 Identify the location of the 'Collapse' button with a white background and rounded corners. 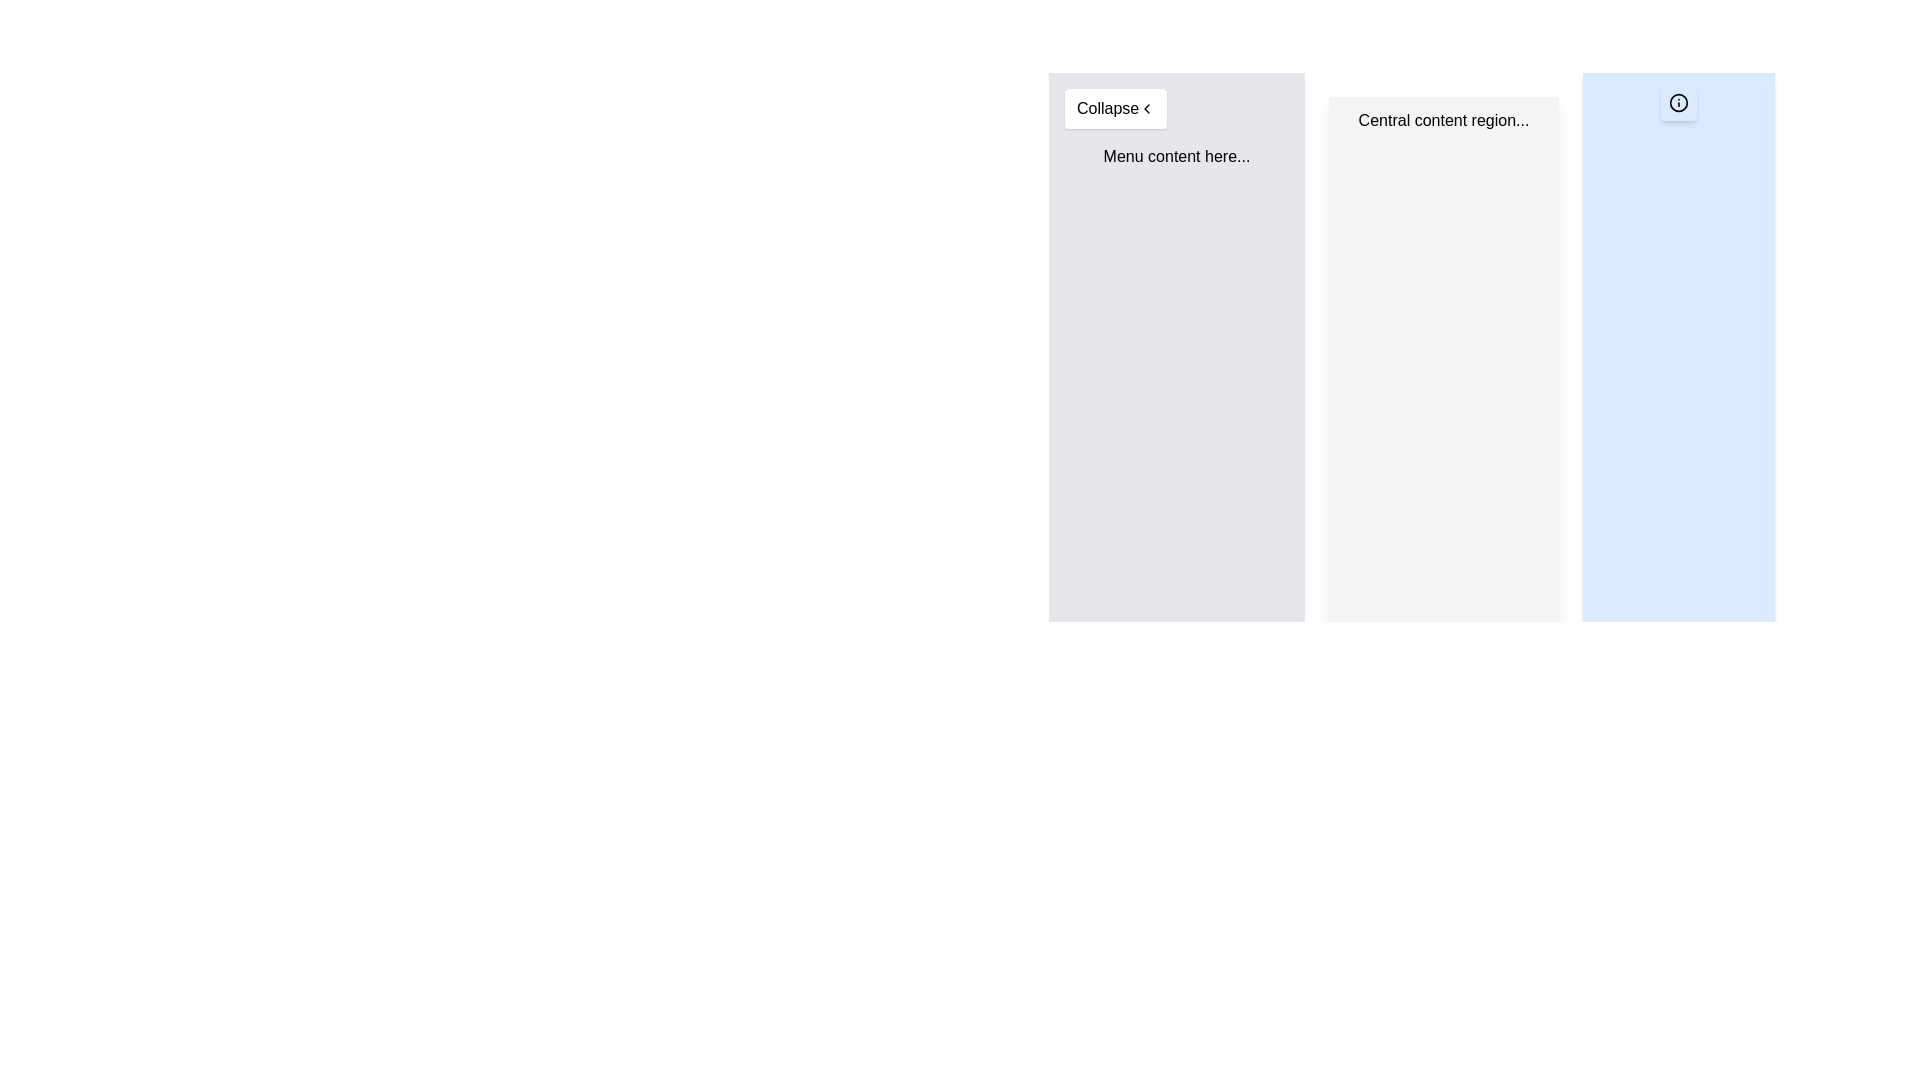
(1115, 108).